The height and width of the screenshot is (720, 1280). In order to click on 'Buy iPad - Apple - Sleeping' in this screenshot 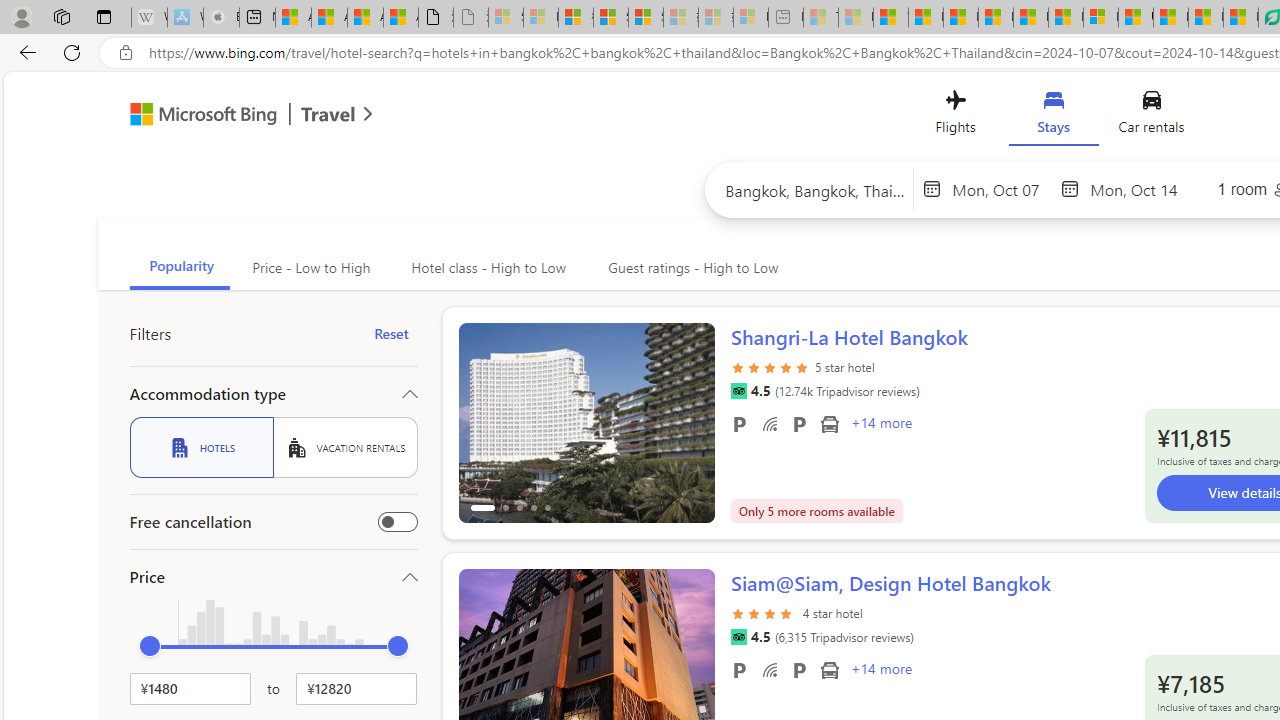, I will do `click(221, 17)`.